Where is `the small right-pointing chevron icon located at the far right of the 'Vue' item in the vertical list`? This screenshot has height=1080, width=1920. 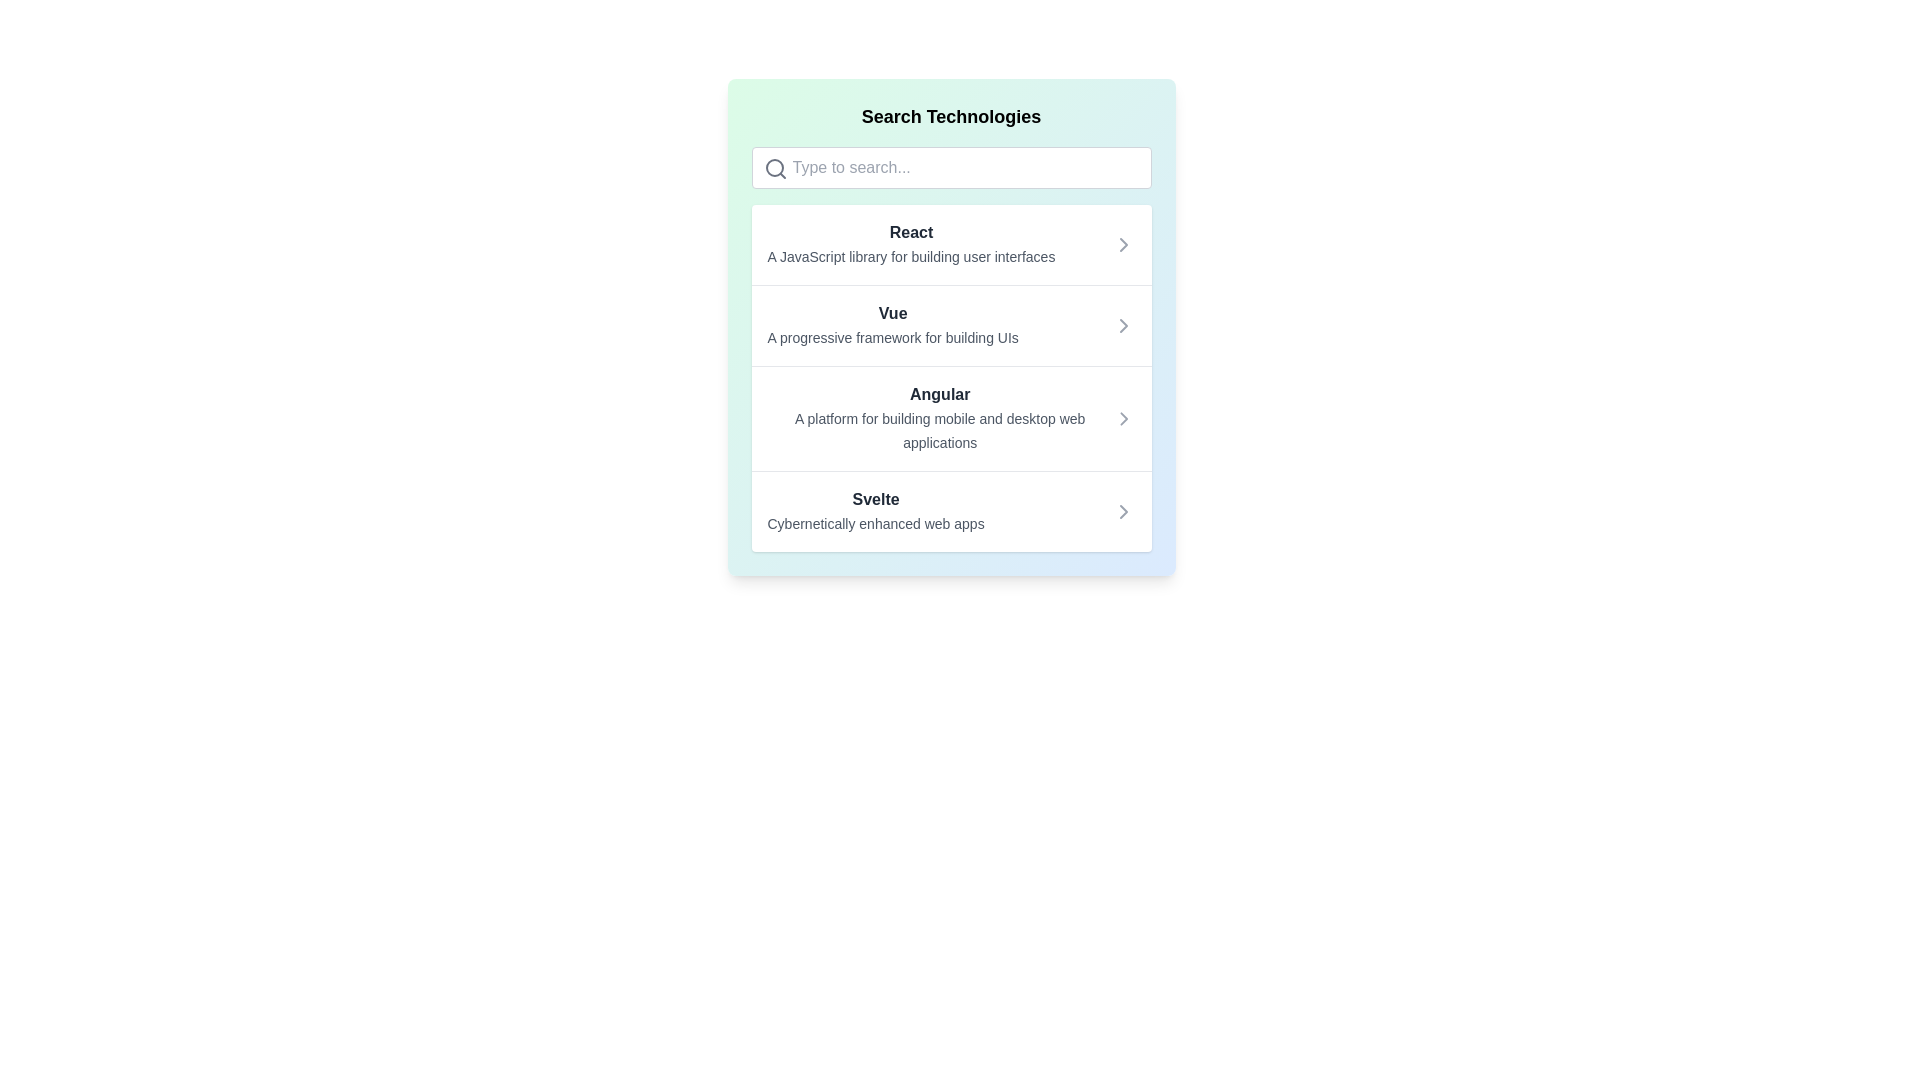
the small right-pointing chevron icon located at the far right of the 'Vue' item in the vertical list is located at coordinates (1123, 325).